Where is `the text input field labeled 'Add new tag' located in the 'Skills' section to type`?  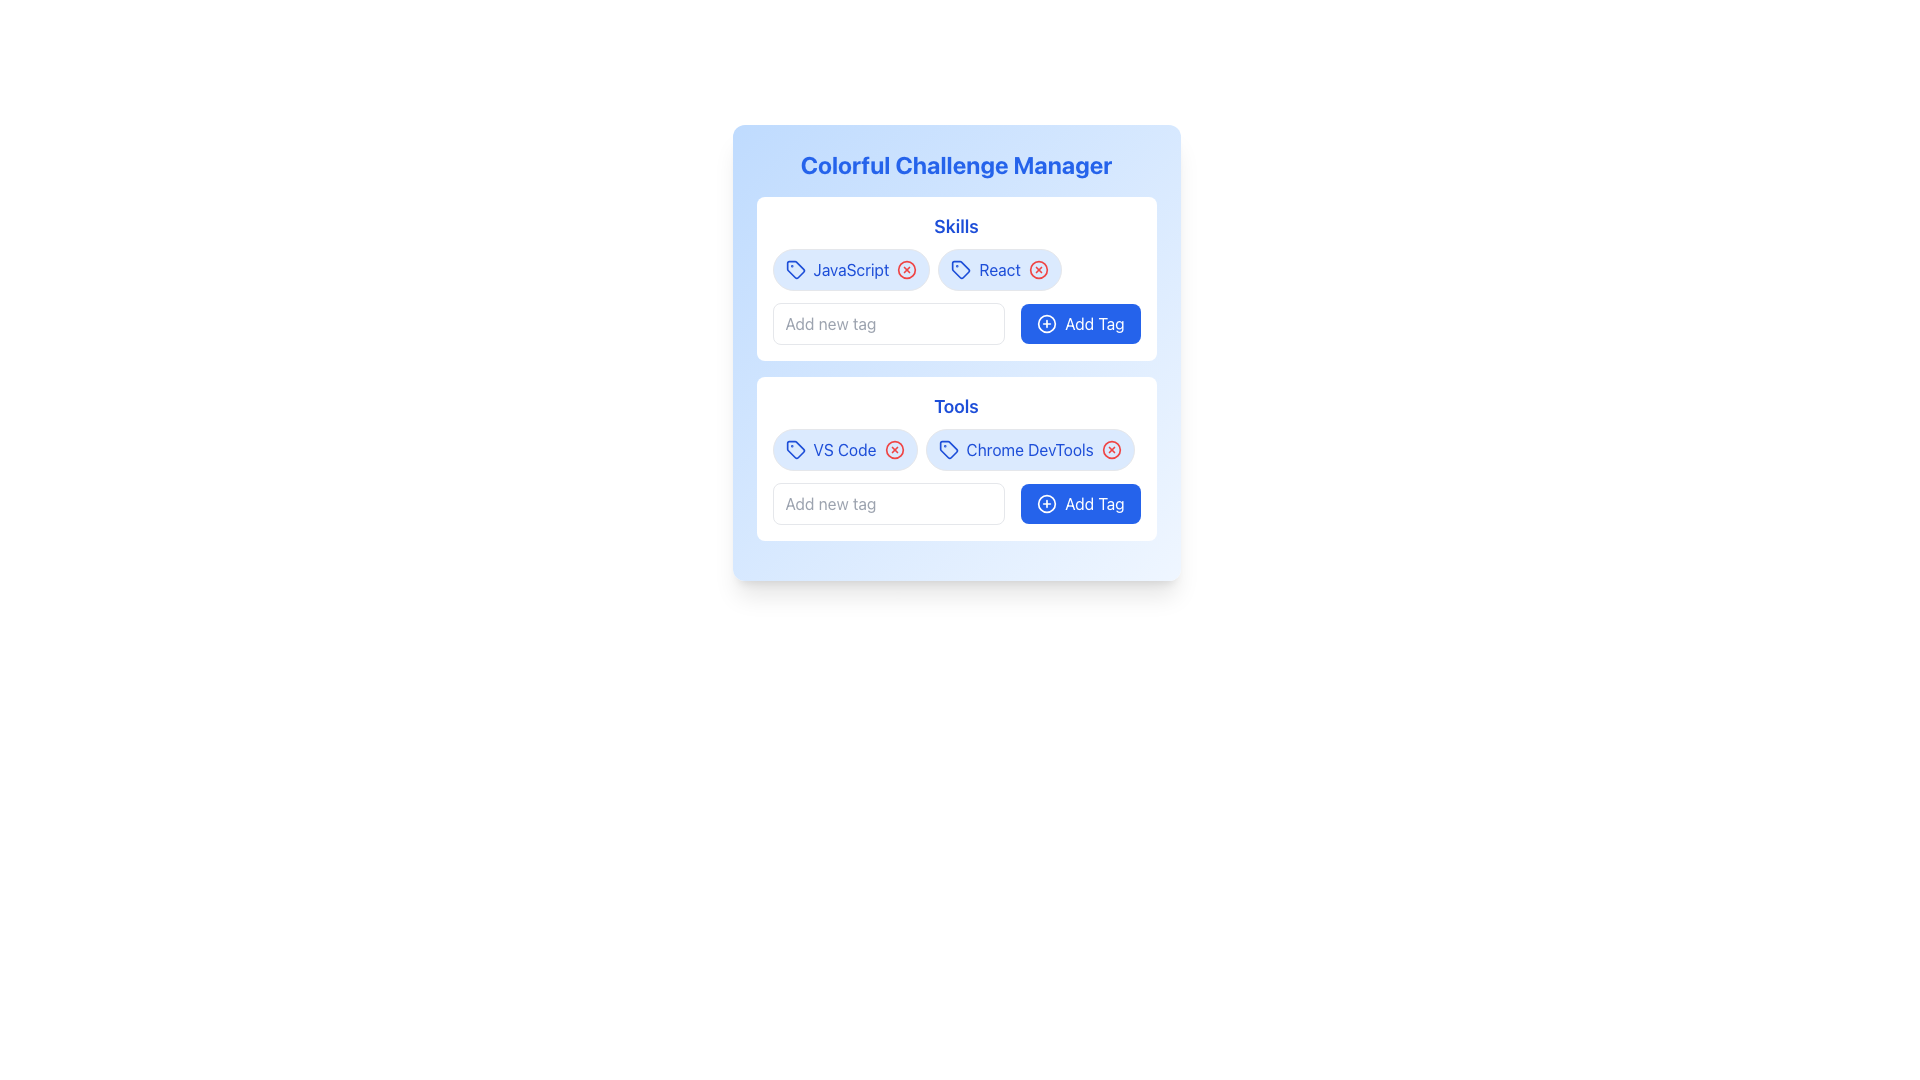 the text input field labeled 'Add new tag' located in the 'Skills' section to type is located at coordinates (955, 323).